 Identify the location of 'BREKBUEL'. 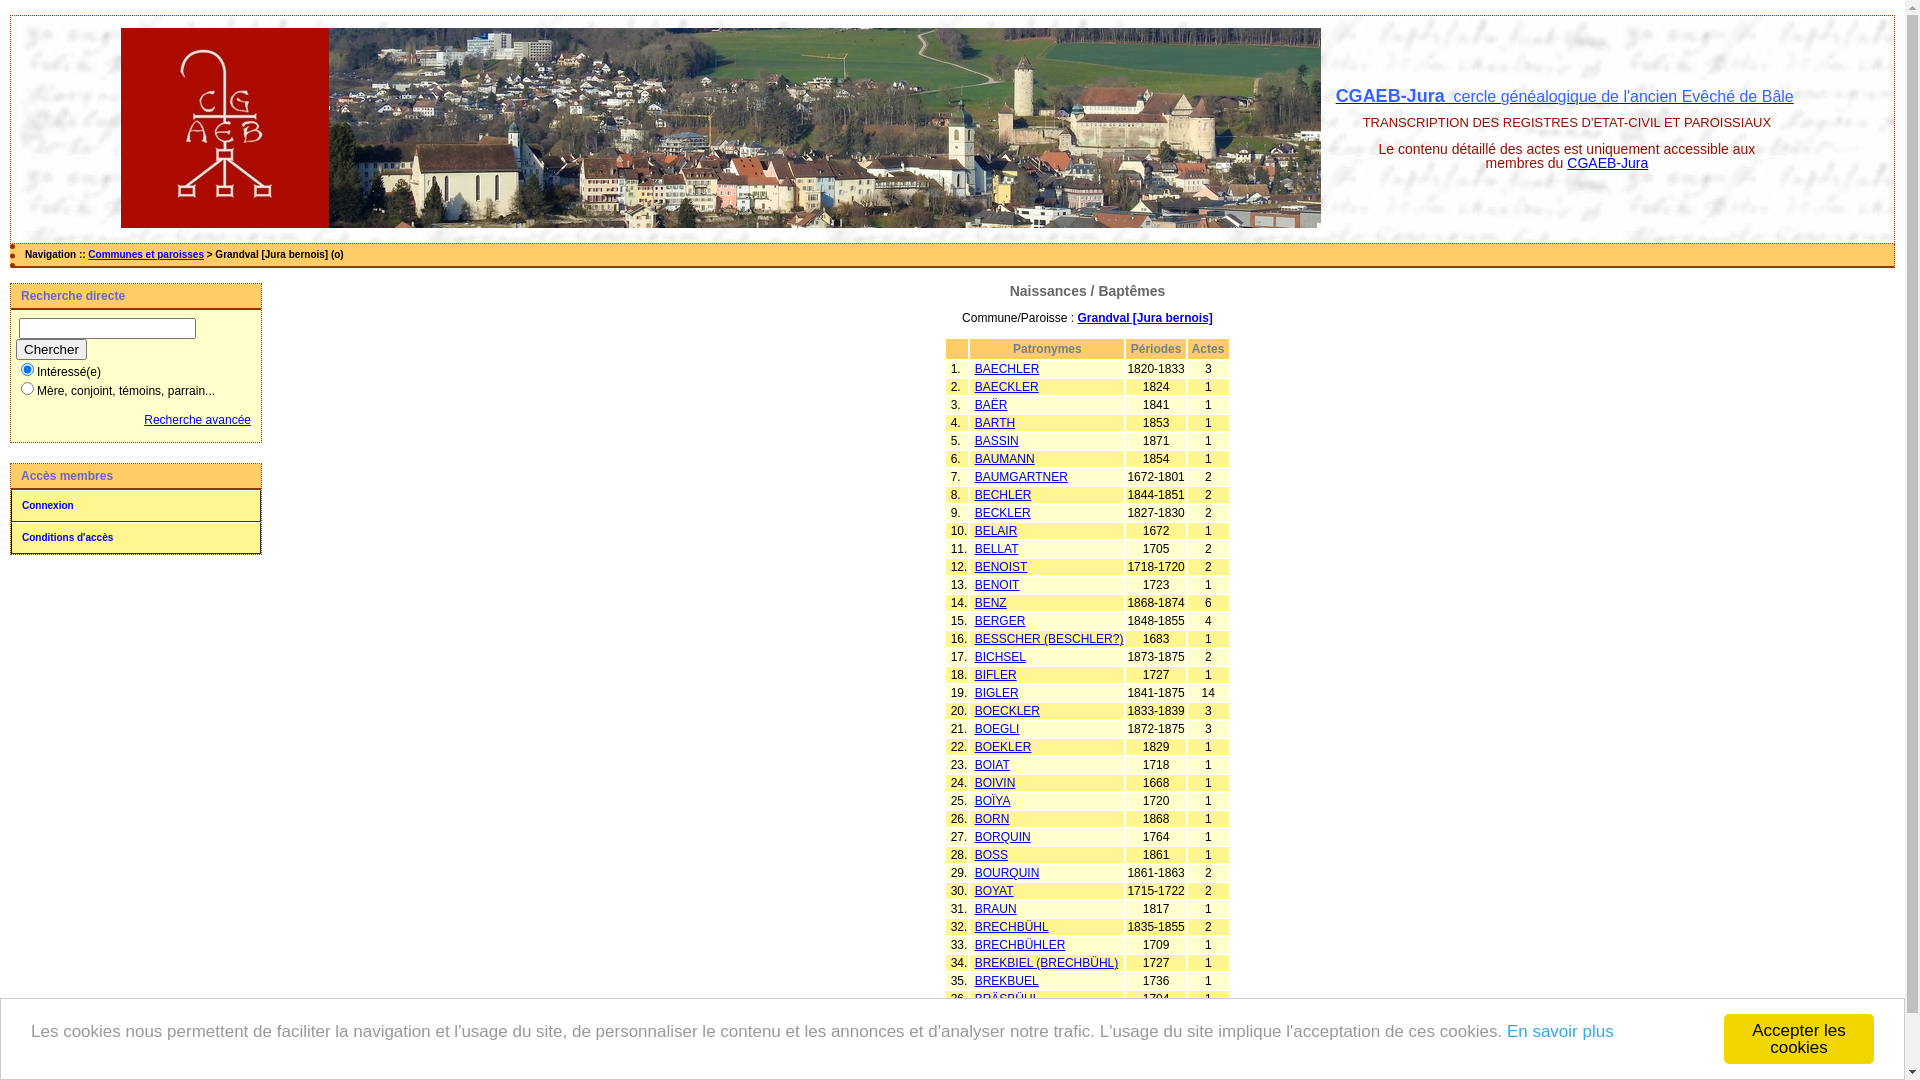
(1007, 979).